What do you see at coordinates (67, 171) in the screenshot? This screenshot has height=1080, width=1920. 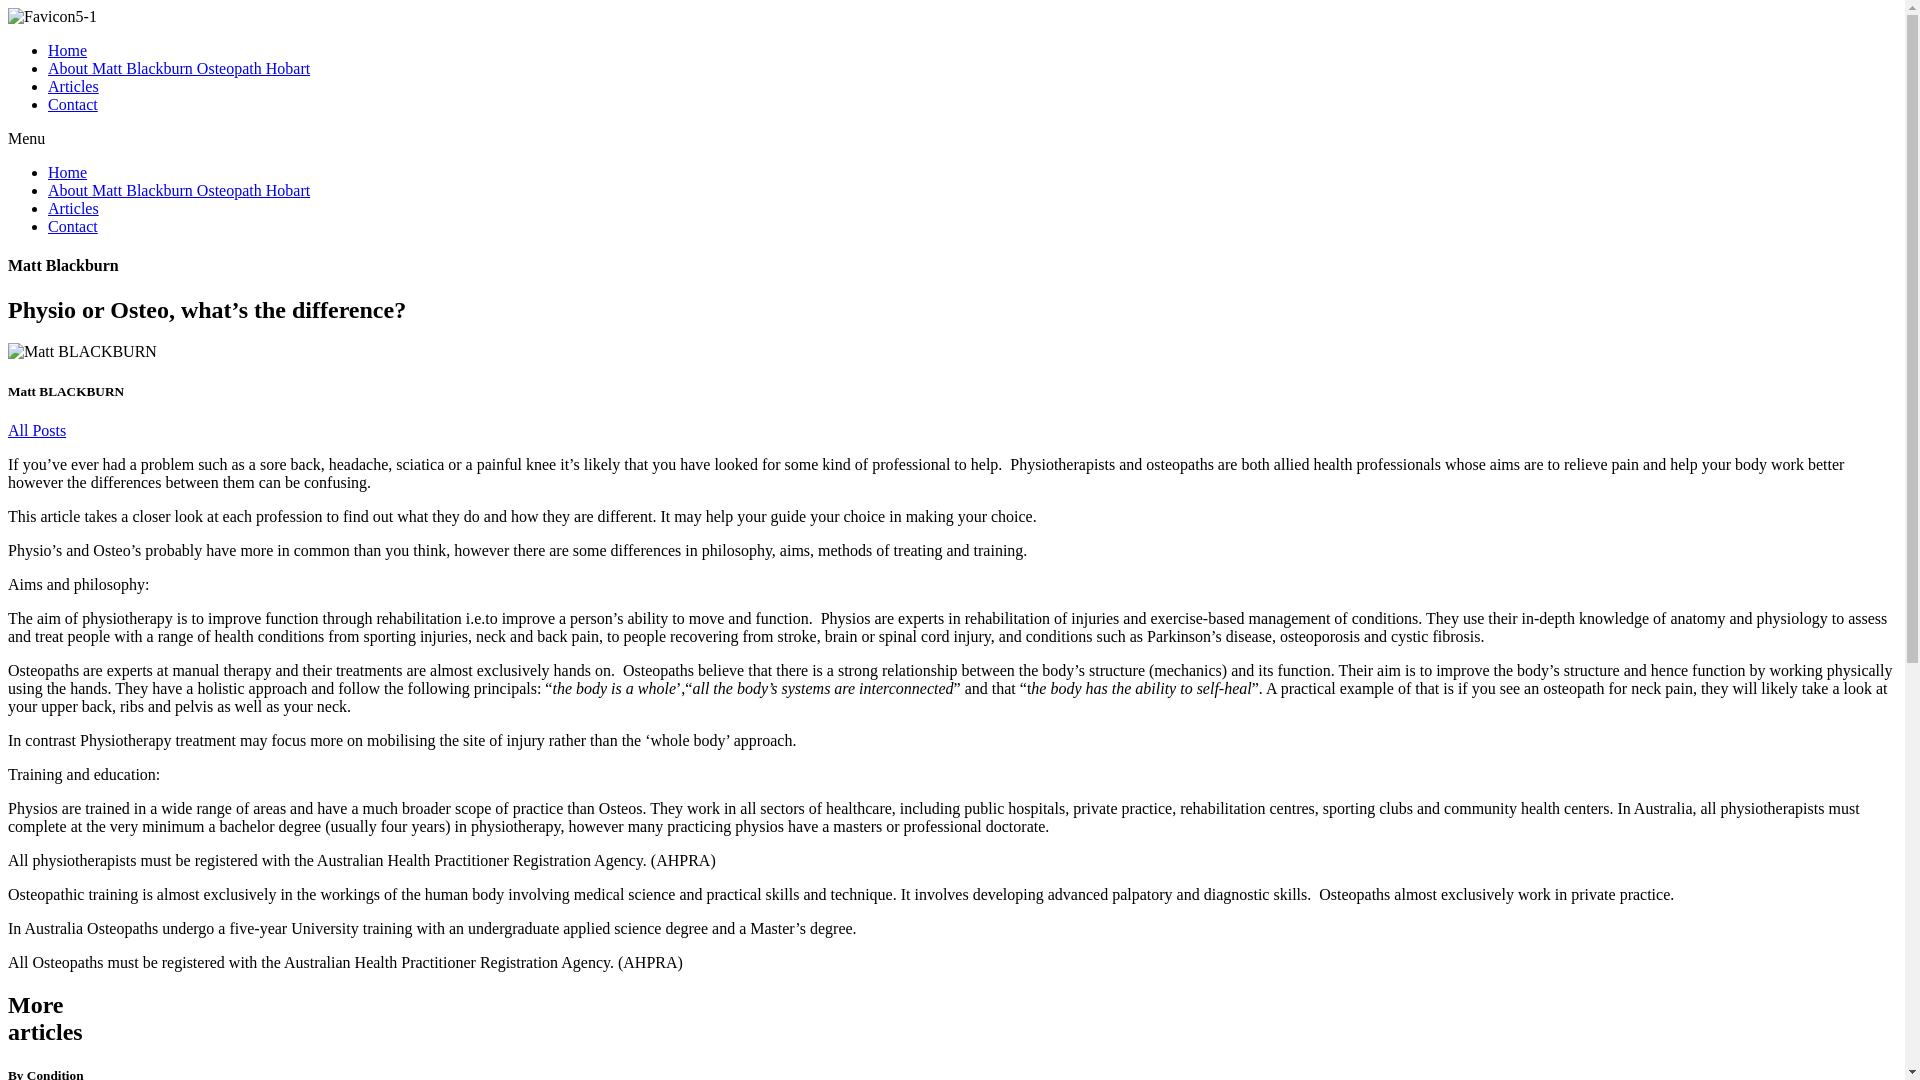 I see `'Home'` at bounding box center [67, 171].